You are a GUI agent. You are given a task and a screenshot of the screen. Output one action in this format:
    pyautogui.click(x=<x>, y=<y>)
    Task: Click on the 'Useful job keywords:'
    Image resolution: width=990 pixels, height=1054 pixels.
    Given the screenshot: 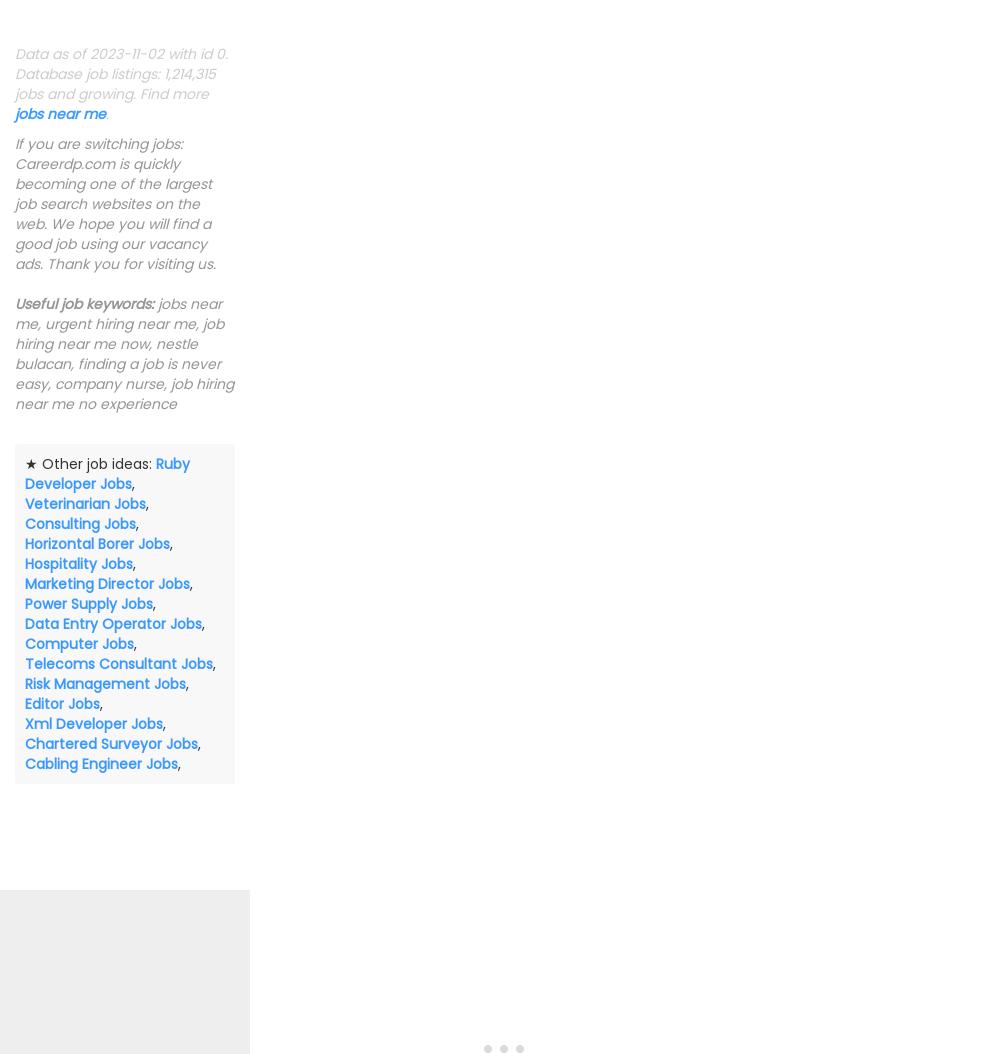 What is the action you would take?
    pyautogui.click(x=14, y=302)
    